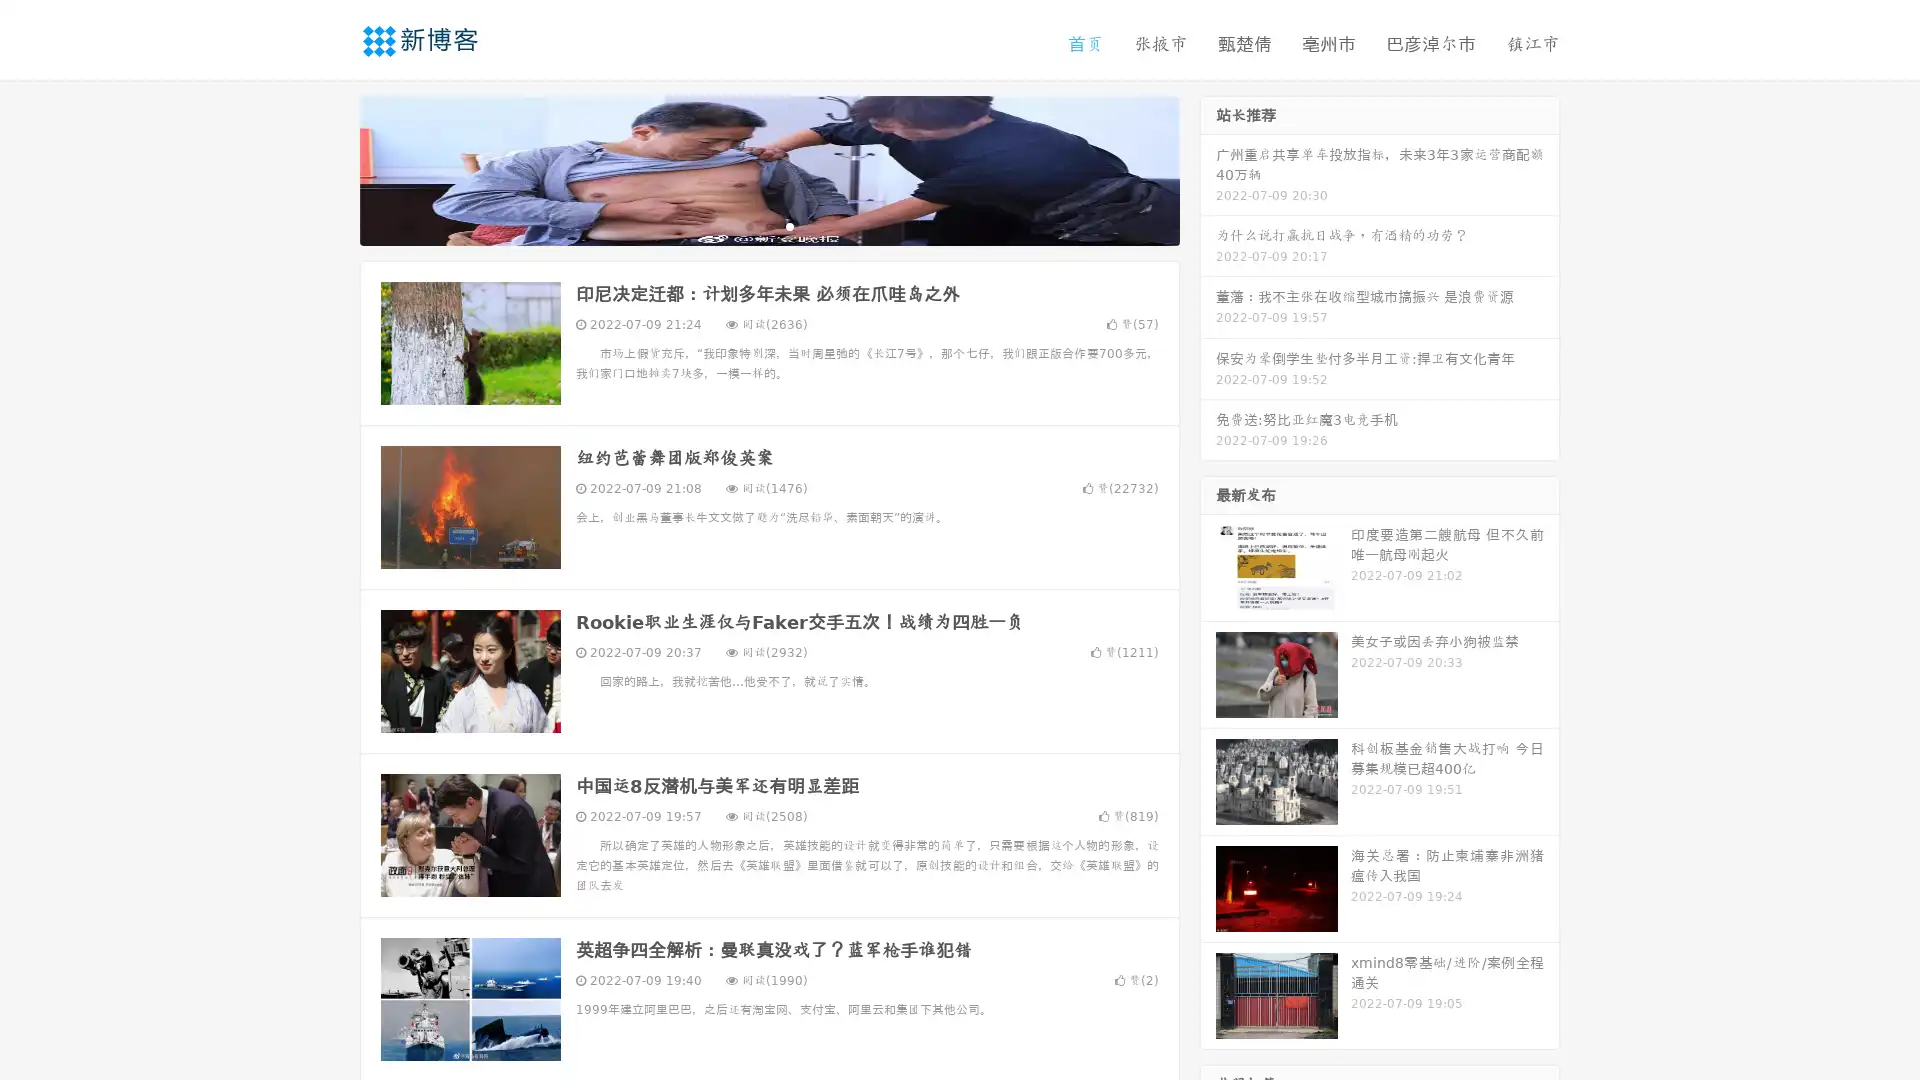 The image size is (1920, 1080). What do you see at coordinates (1208, 168) in the screenshot?
I see `Next slide` at bounding box center [1208, 168].